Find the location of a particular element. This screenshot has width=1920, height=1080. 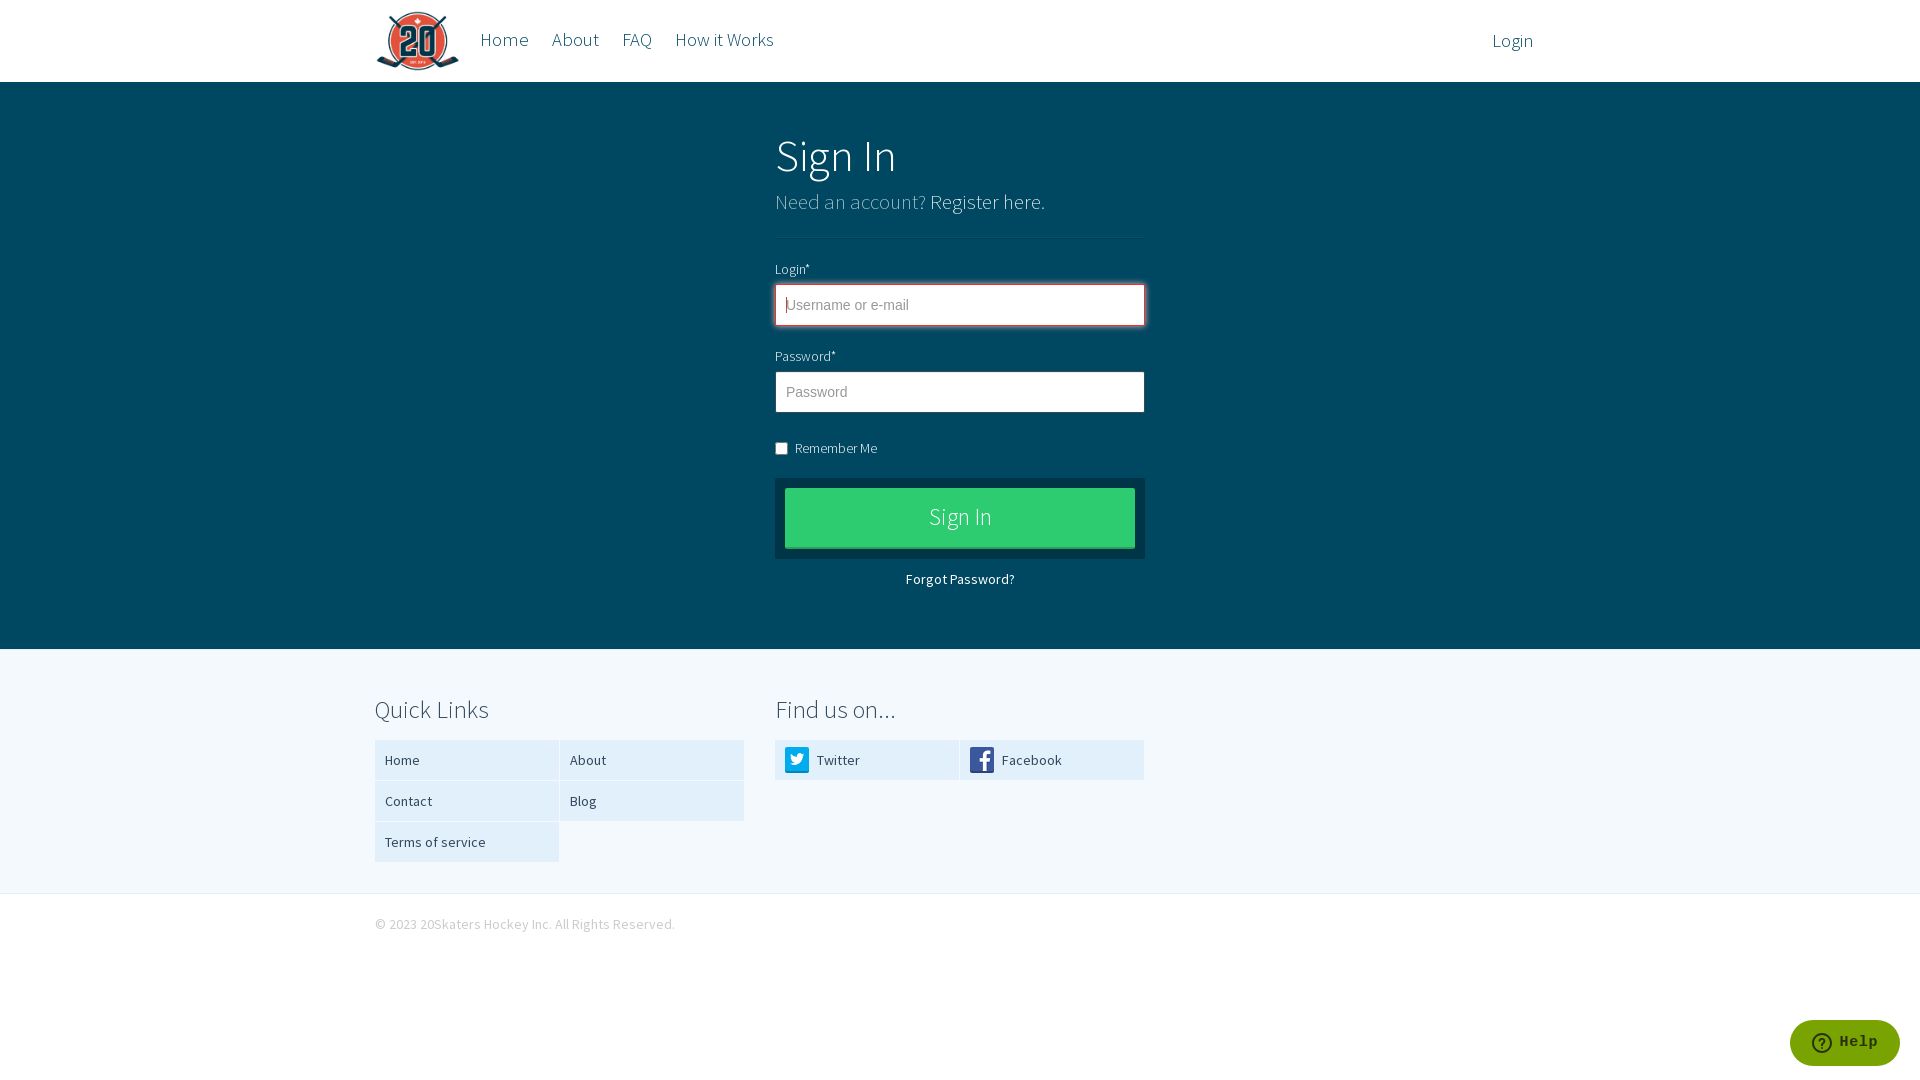

'Blog' is located at coordinates (652, 800).